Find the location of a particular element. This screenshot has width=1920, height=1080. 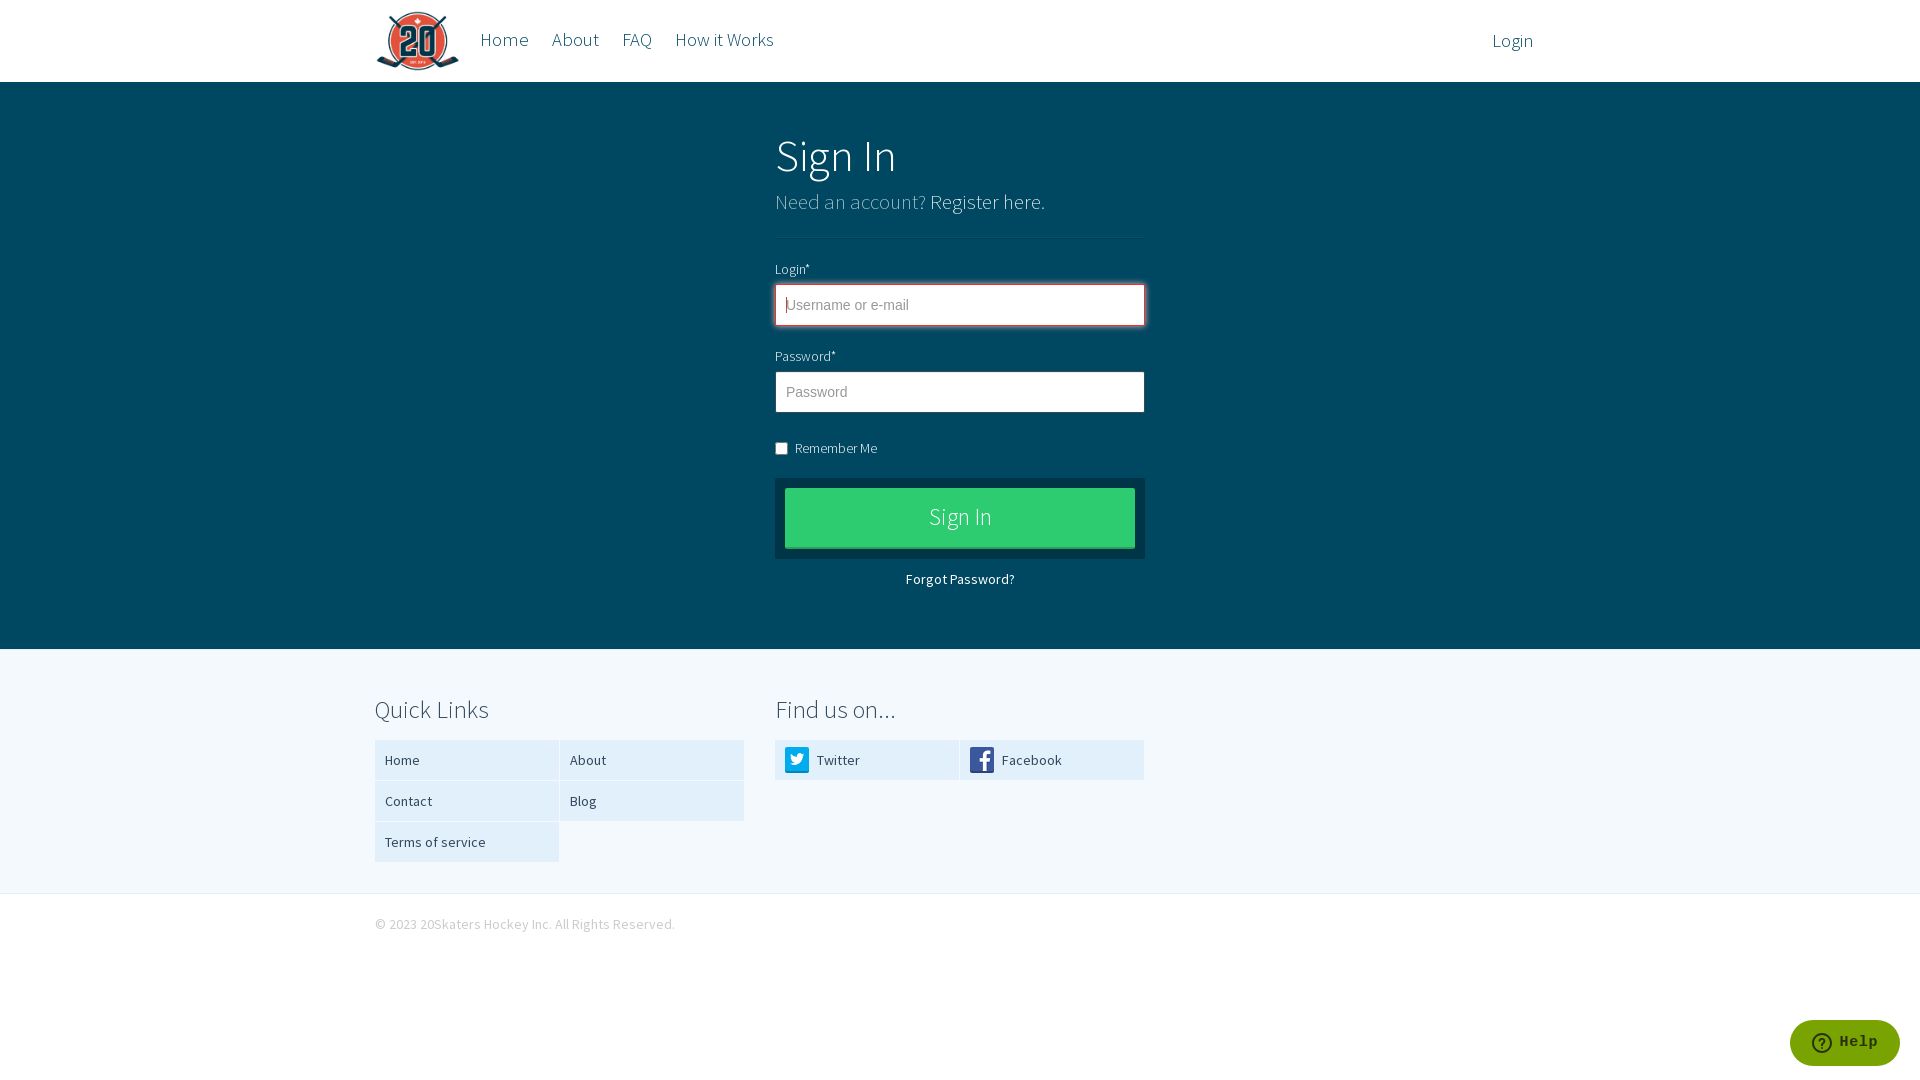

'Blog' is located at coordinates (652, 800).